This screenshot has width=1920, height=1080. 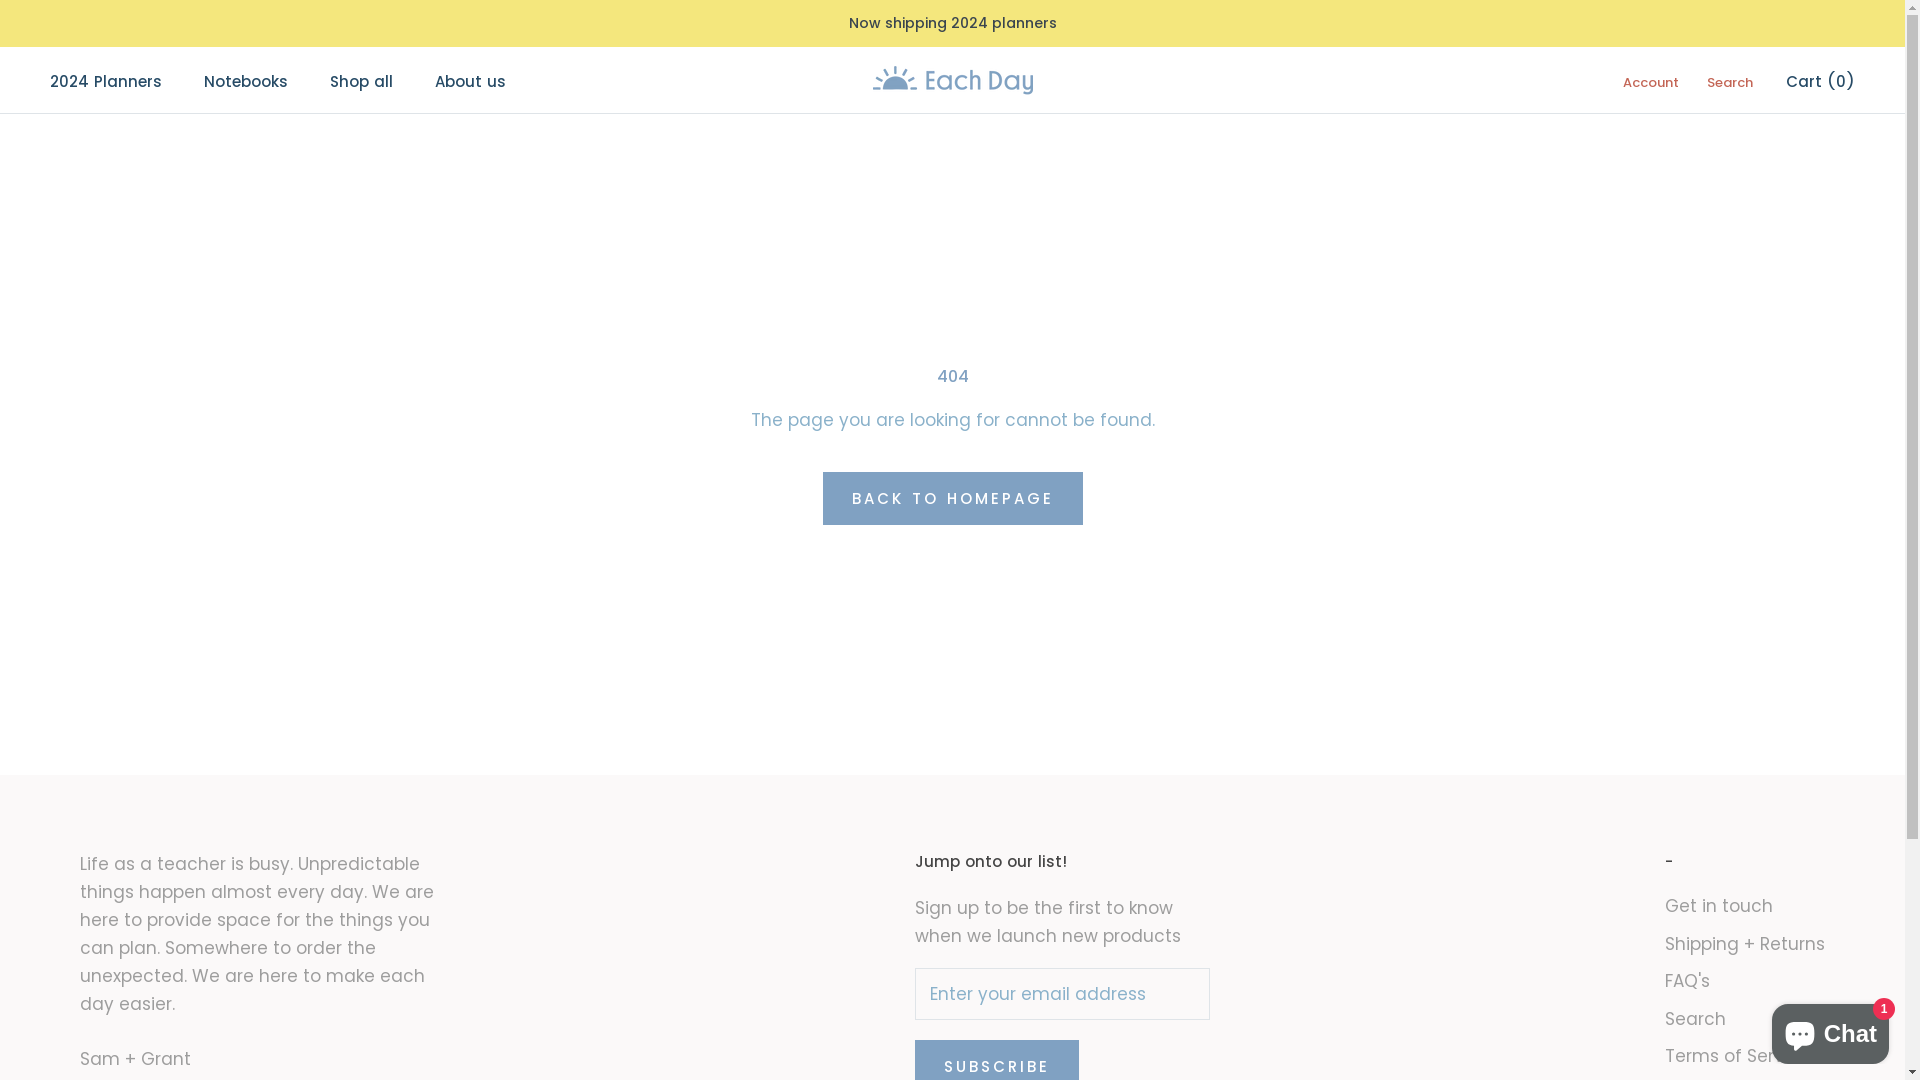 What do you see at coordinates (469, 80) in the screenshot?
I see `'About us` at bounding box center [469, 80].